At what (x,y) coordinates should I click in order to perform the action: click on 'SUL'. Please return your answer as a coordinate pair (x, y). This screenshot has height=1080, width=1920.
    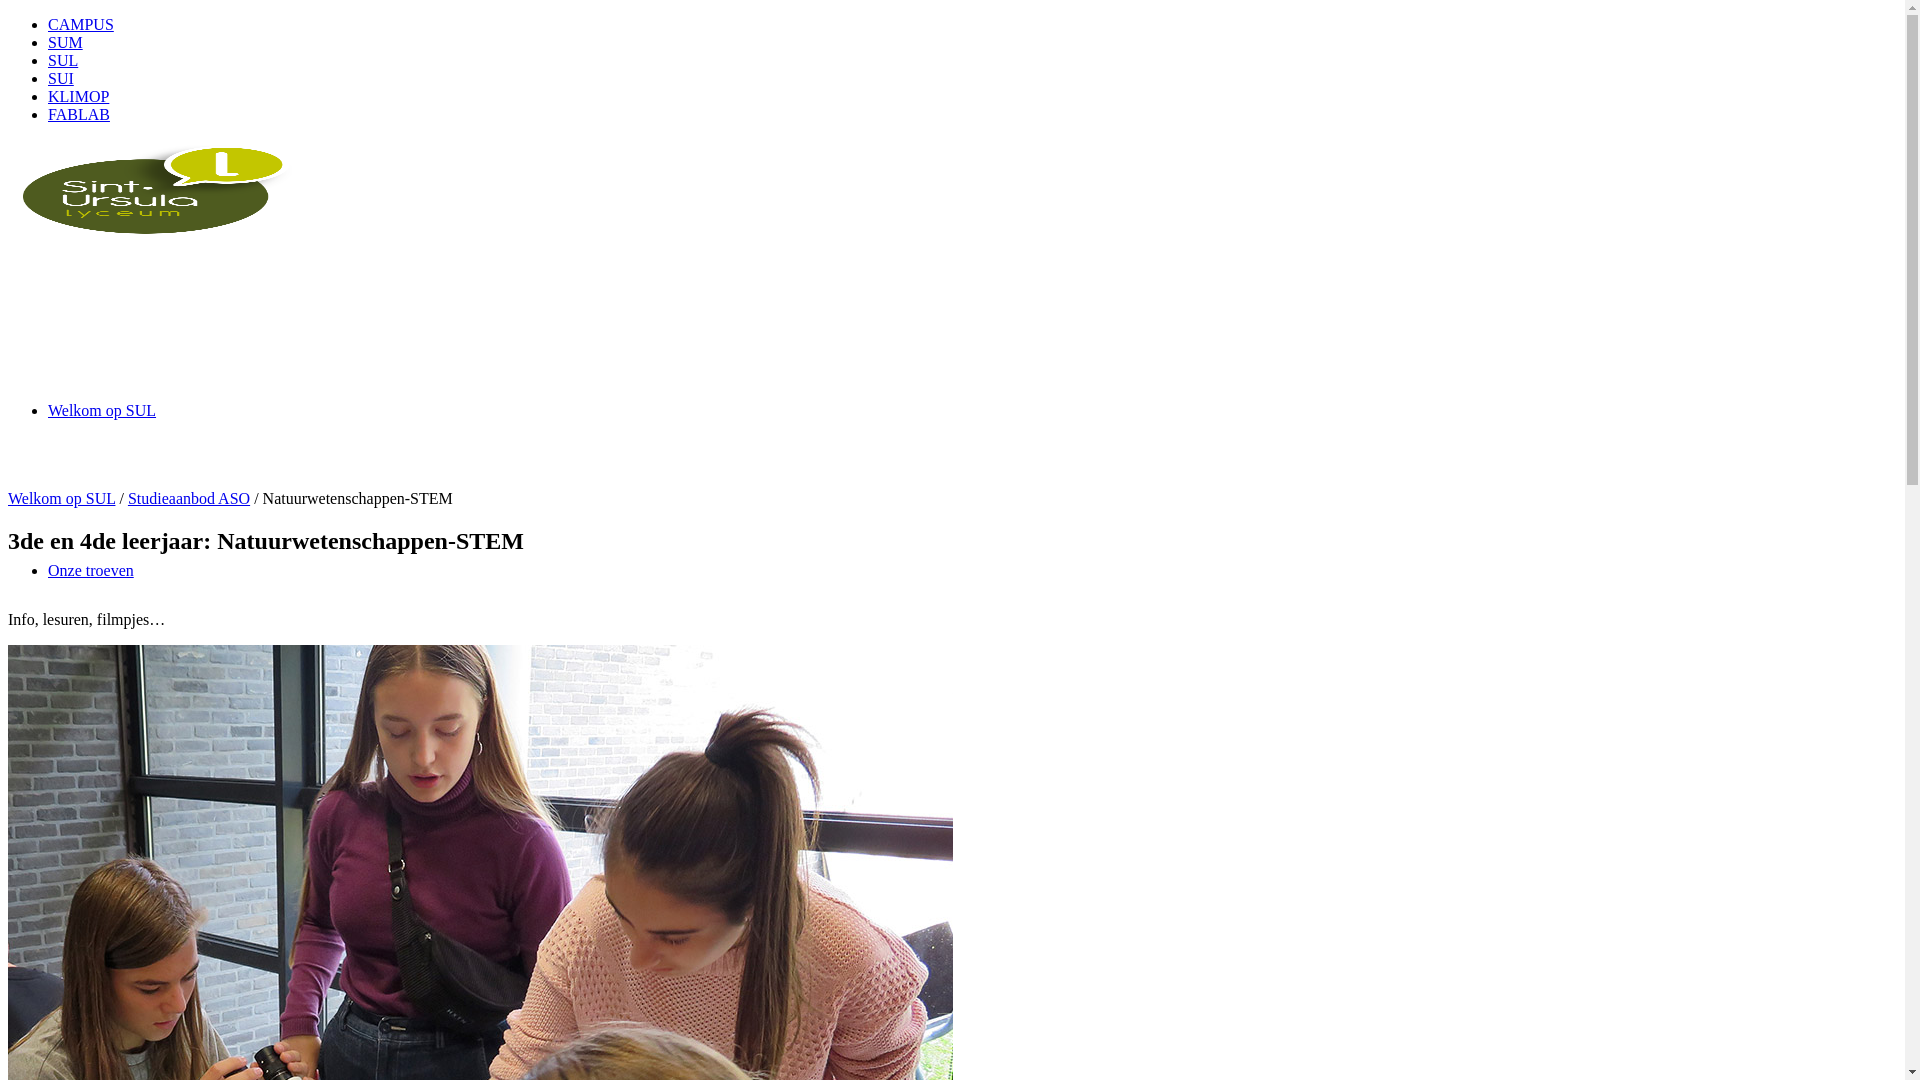
    Looking at the image, I should click on (62, 59).